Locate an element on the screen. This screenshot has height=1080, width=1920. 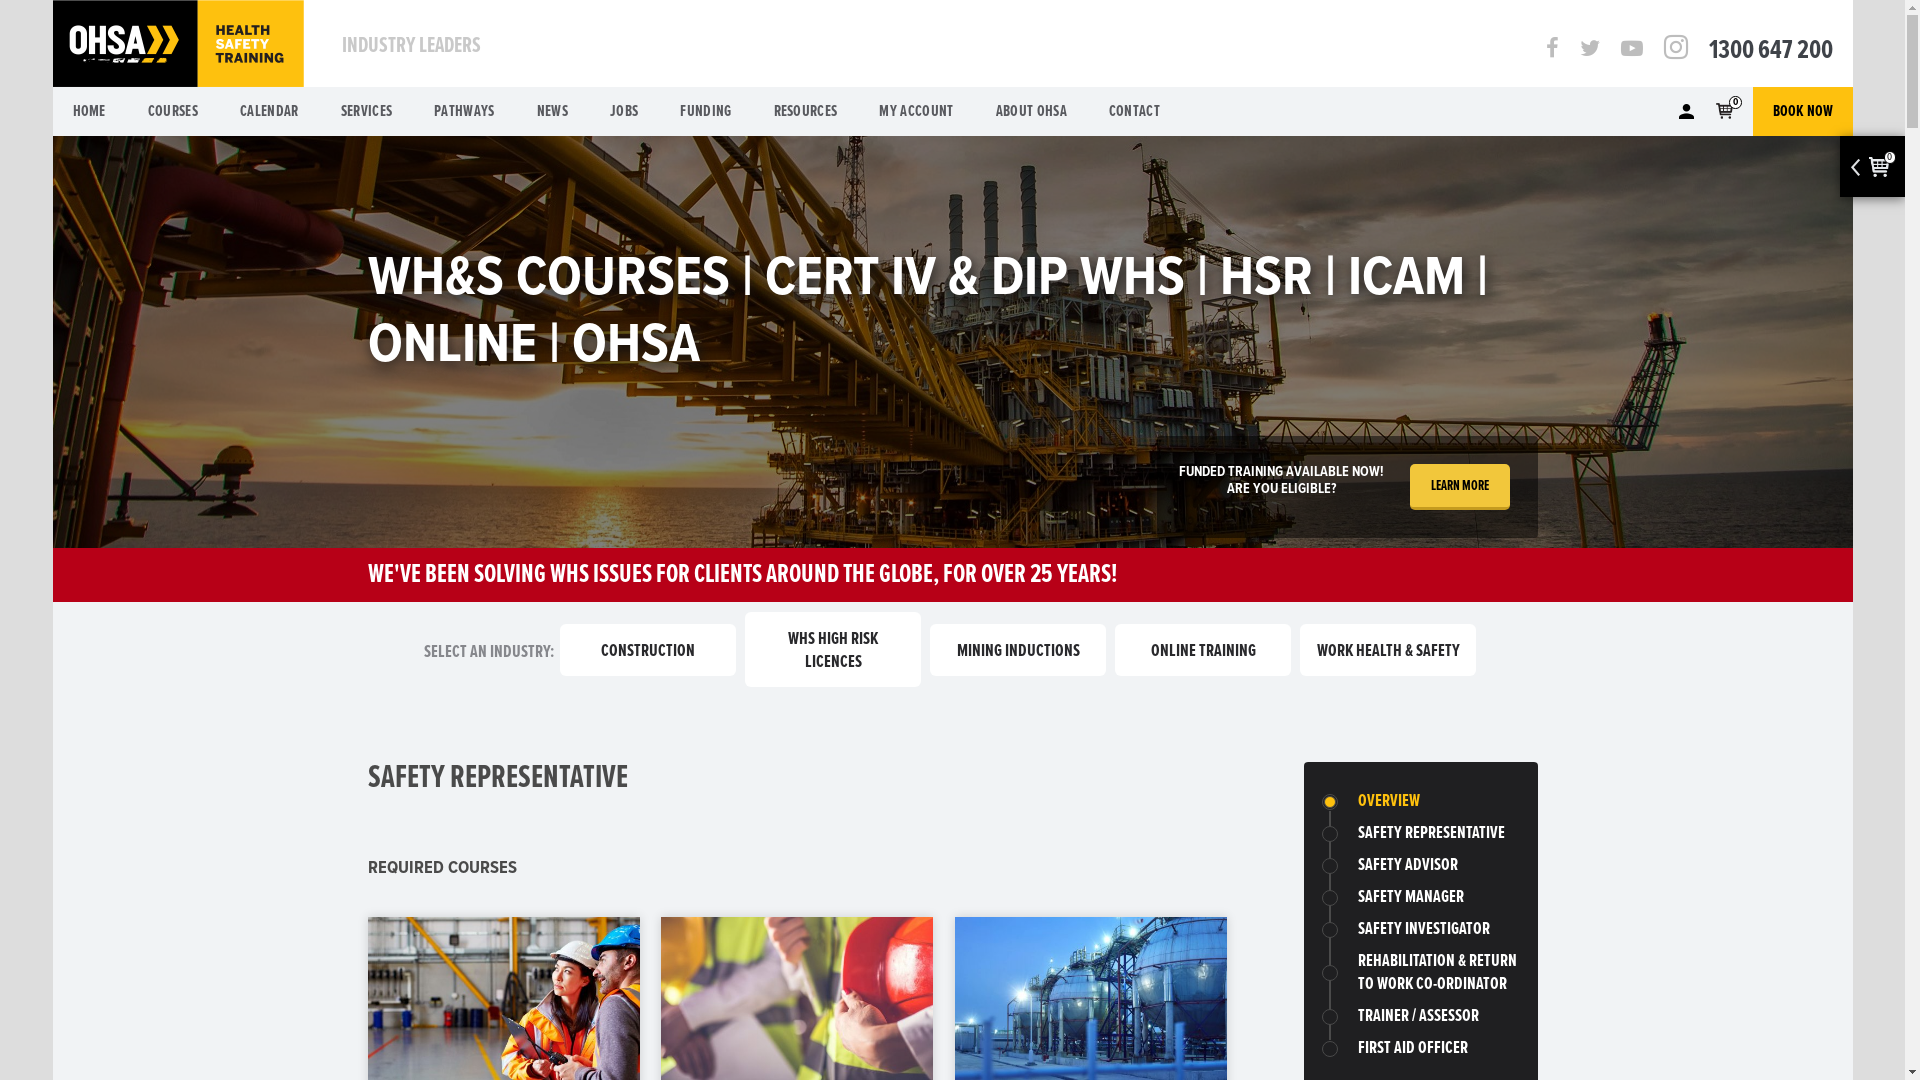
'PATHWAYS' is located at coordinates (463, 111).